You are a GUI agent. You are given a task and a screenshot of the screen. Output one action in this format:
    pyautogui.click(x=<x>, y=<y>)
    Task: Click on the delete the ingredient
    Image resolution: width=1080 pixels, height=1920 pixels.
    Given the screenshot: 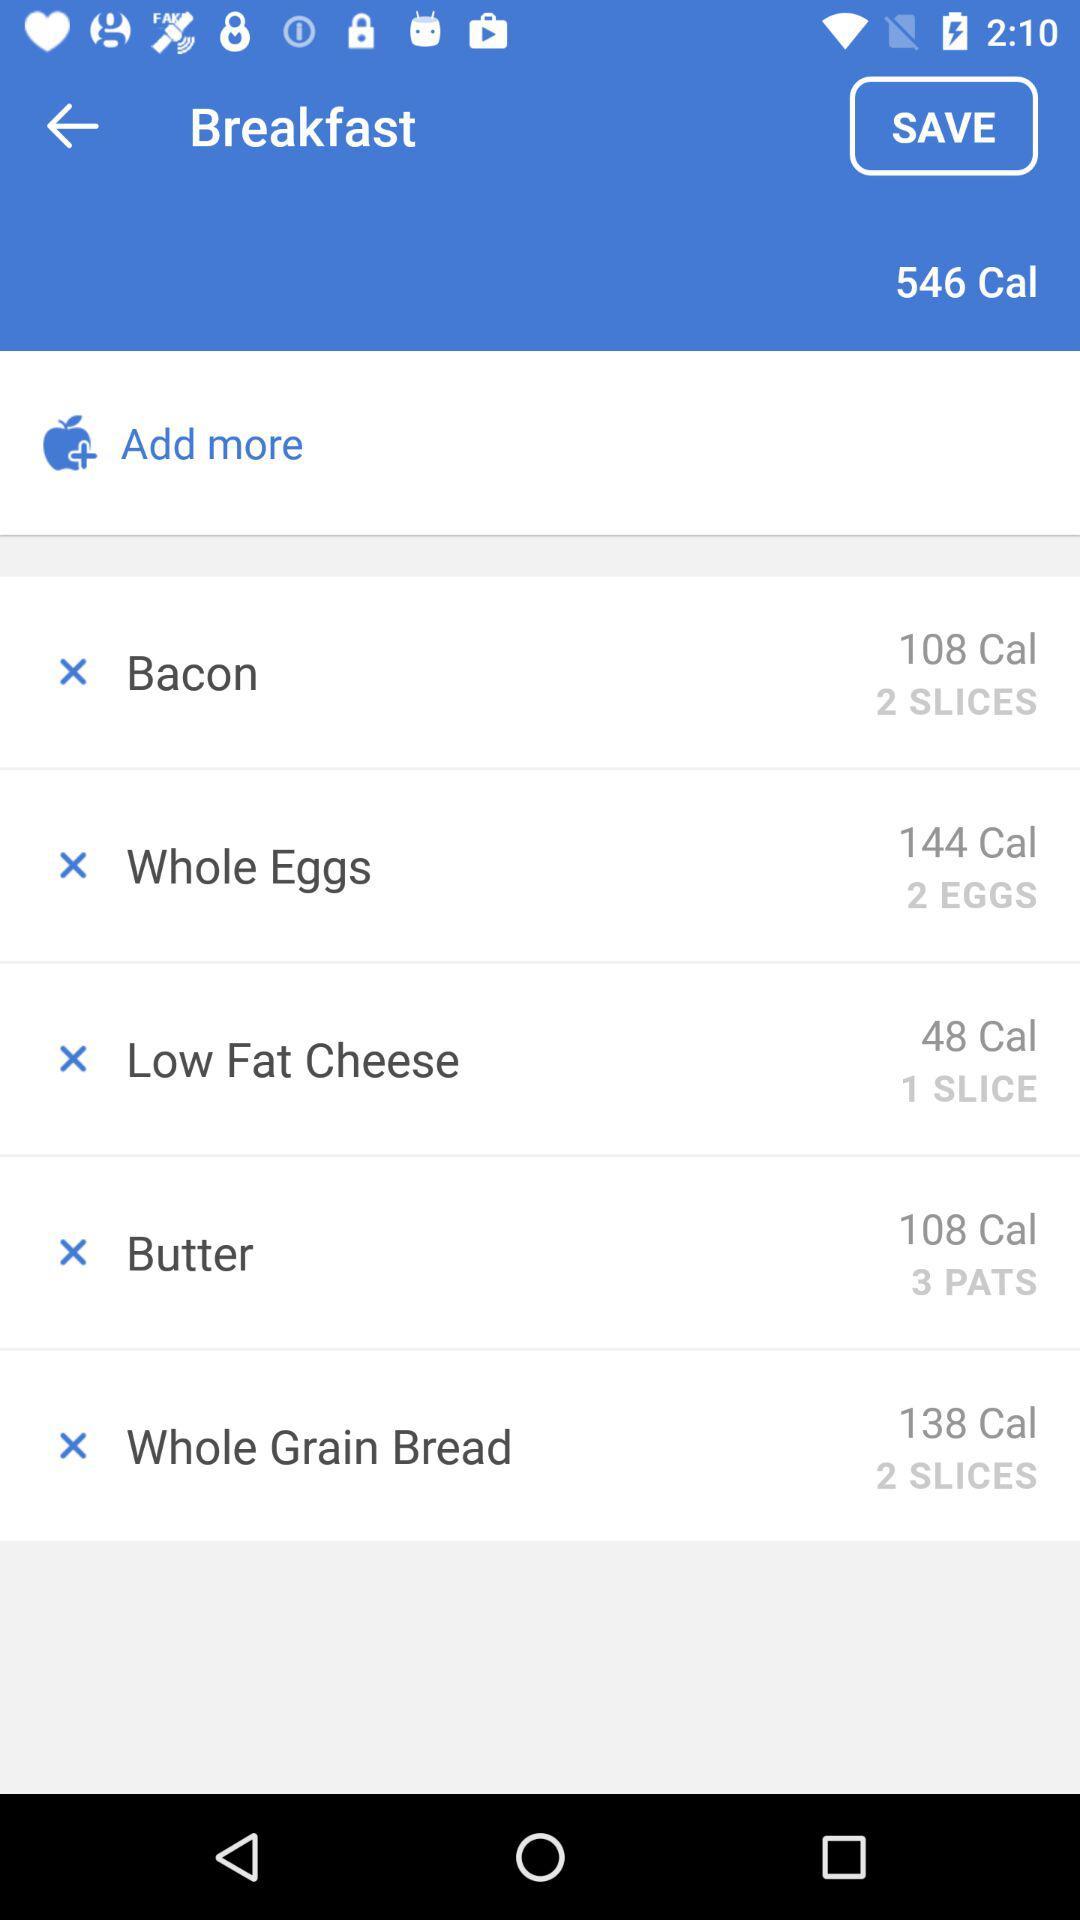 What is the action you would take?
    pyautogui.click(x=61, y=1058)
    